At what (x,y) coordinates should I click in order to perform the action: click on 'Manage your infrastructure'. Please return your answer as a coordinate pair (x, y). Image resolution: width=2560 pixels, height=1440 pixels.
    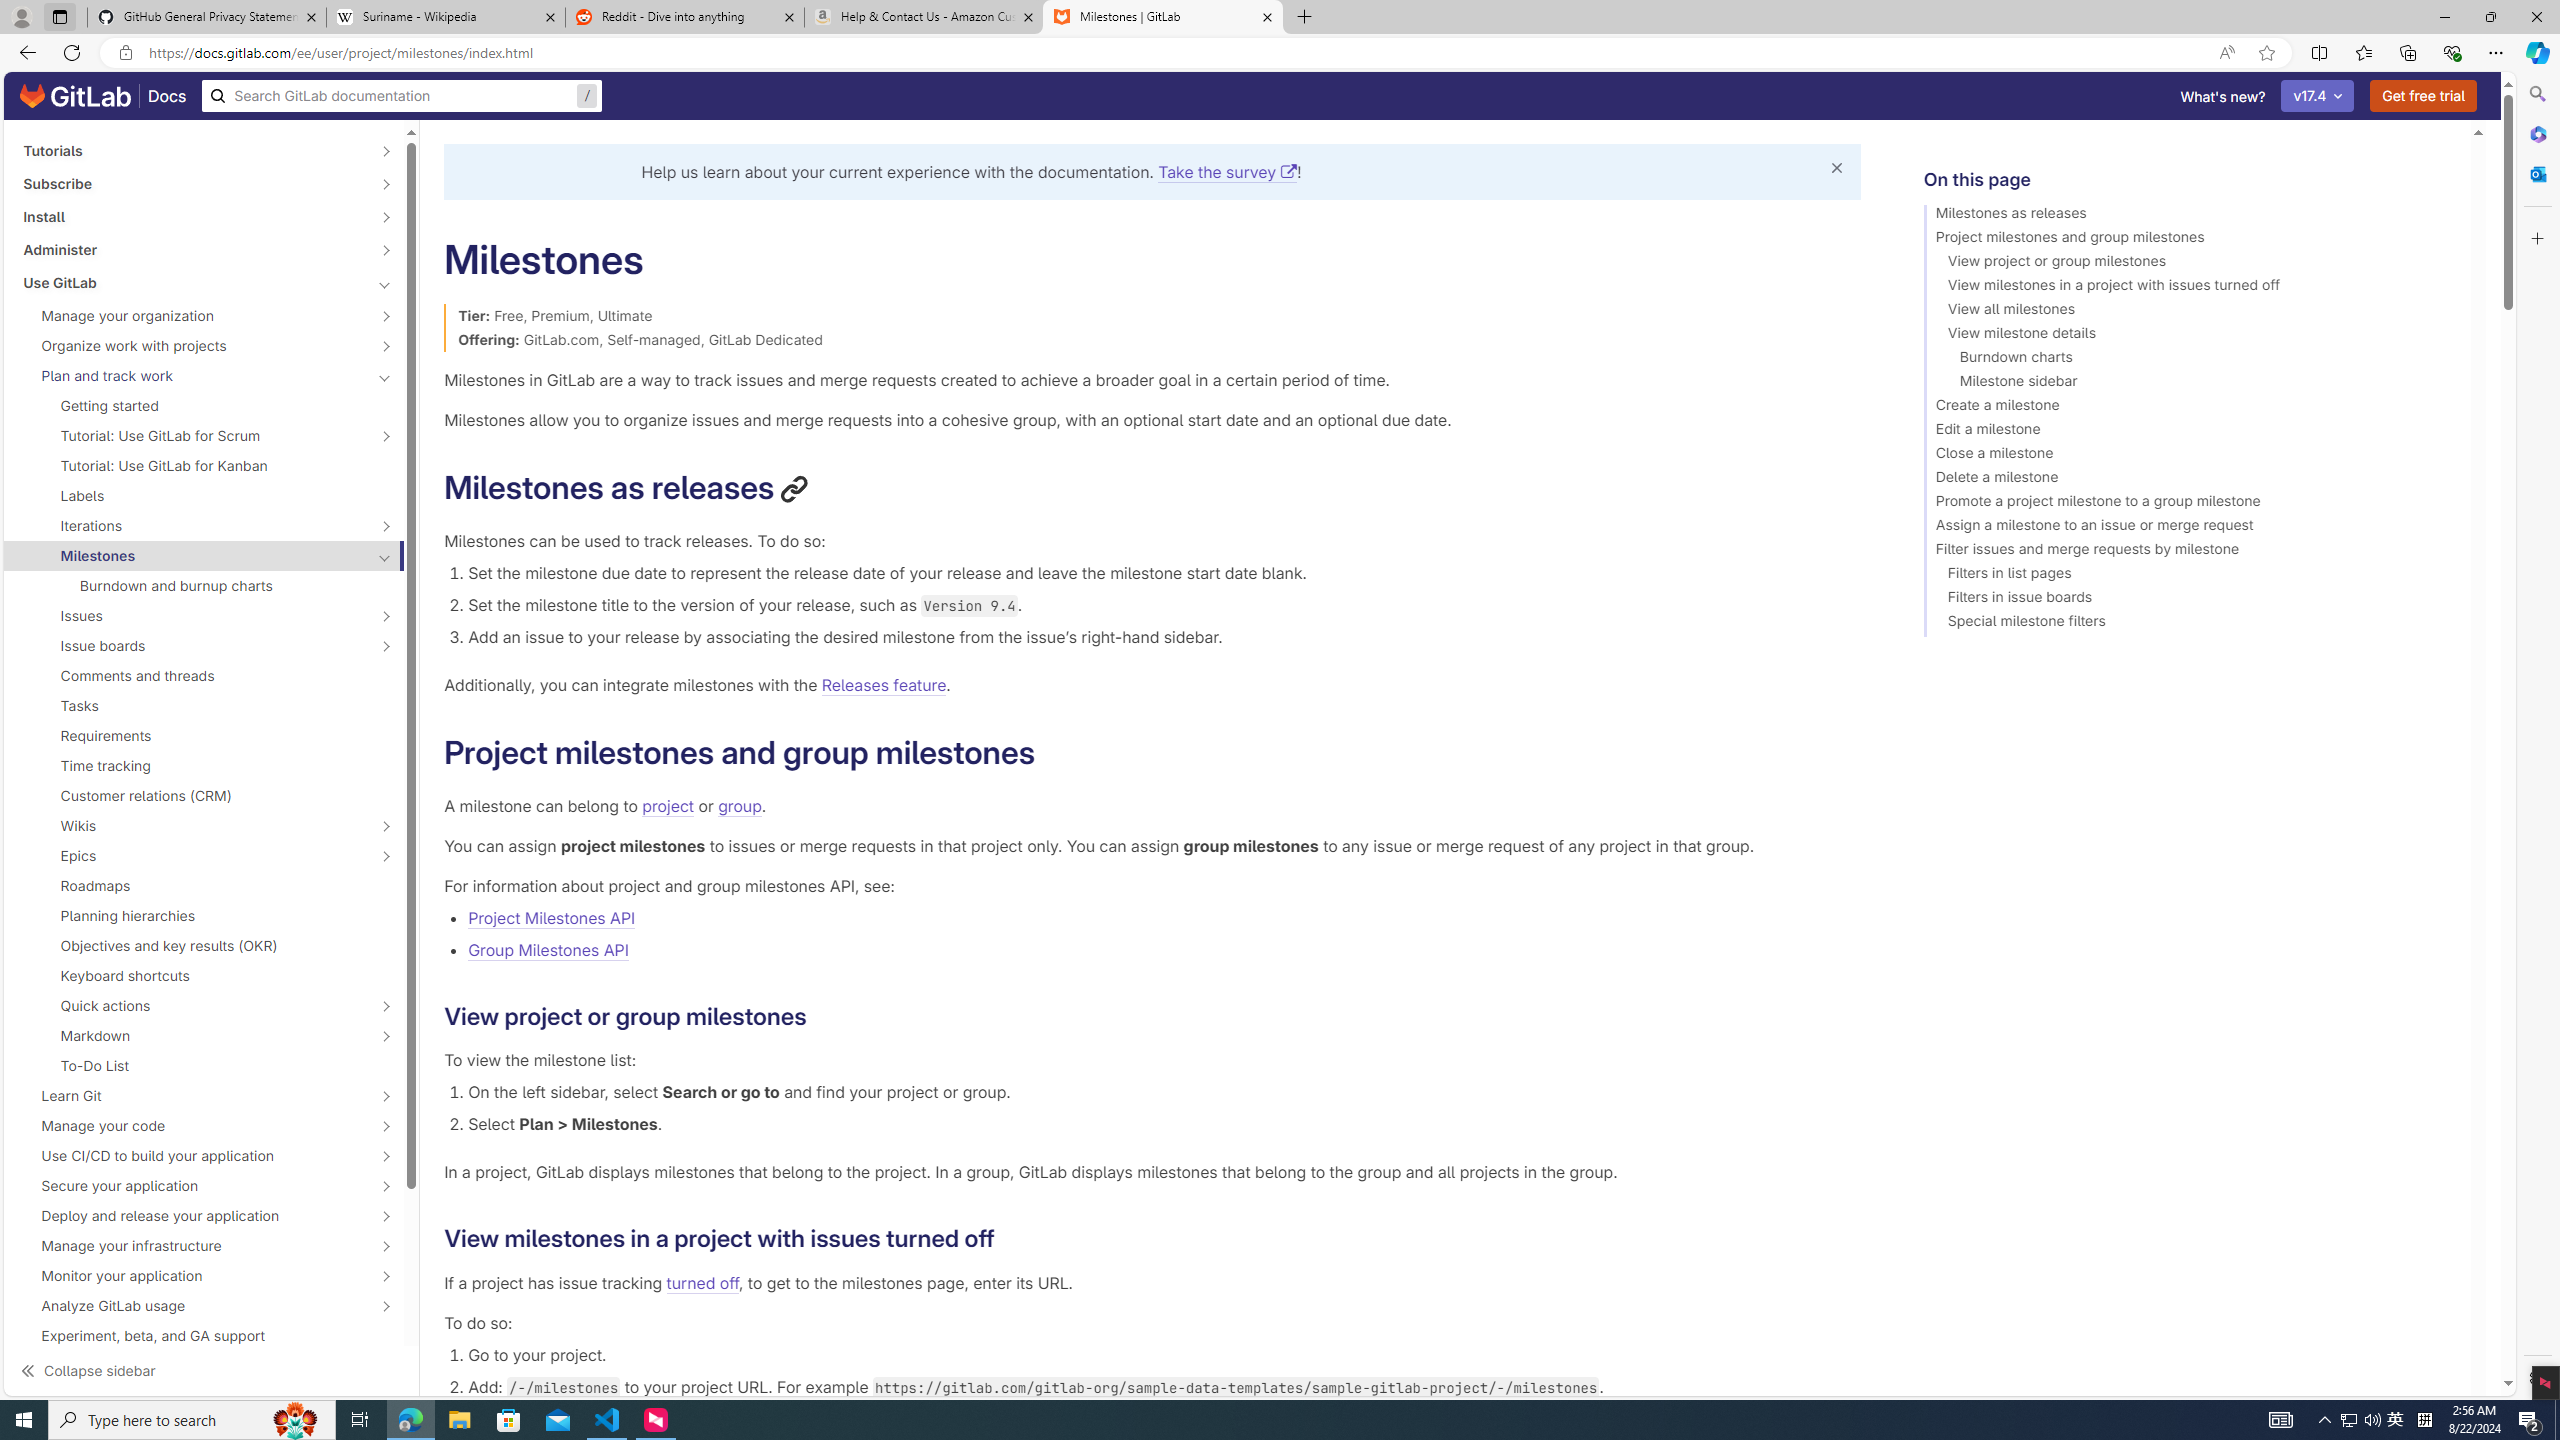
    Looking at the image, I should click on (192, 1245).